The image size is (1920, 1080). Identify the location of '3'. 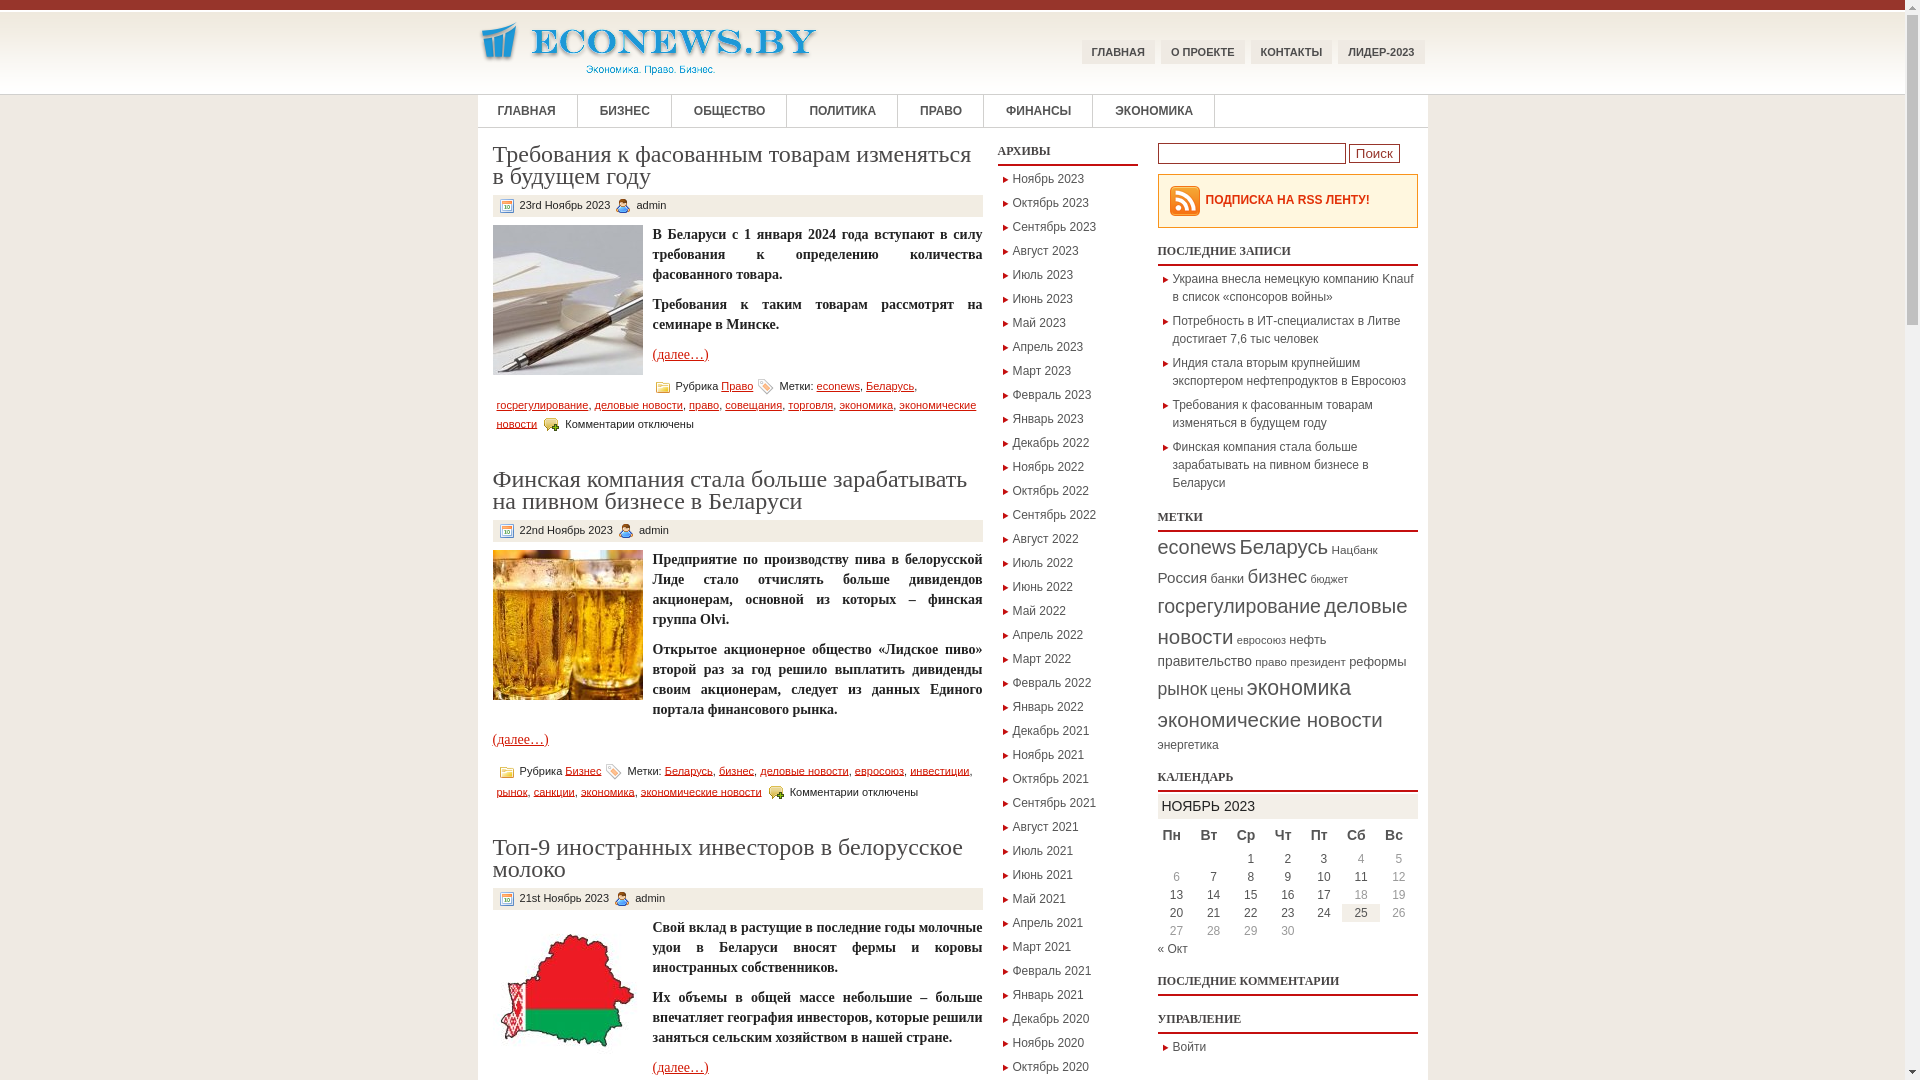
(1324, 858).